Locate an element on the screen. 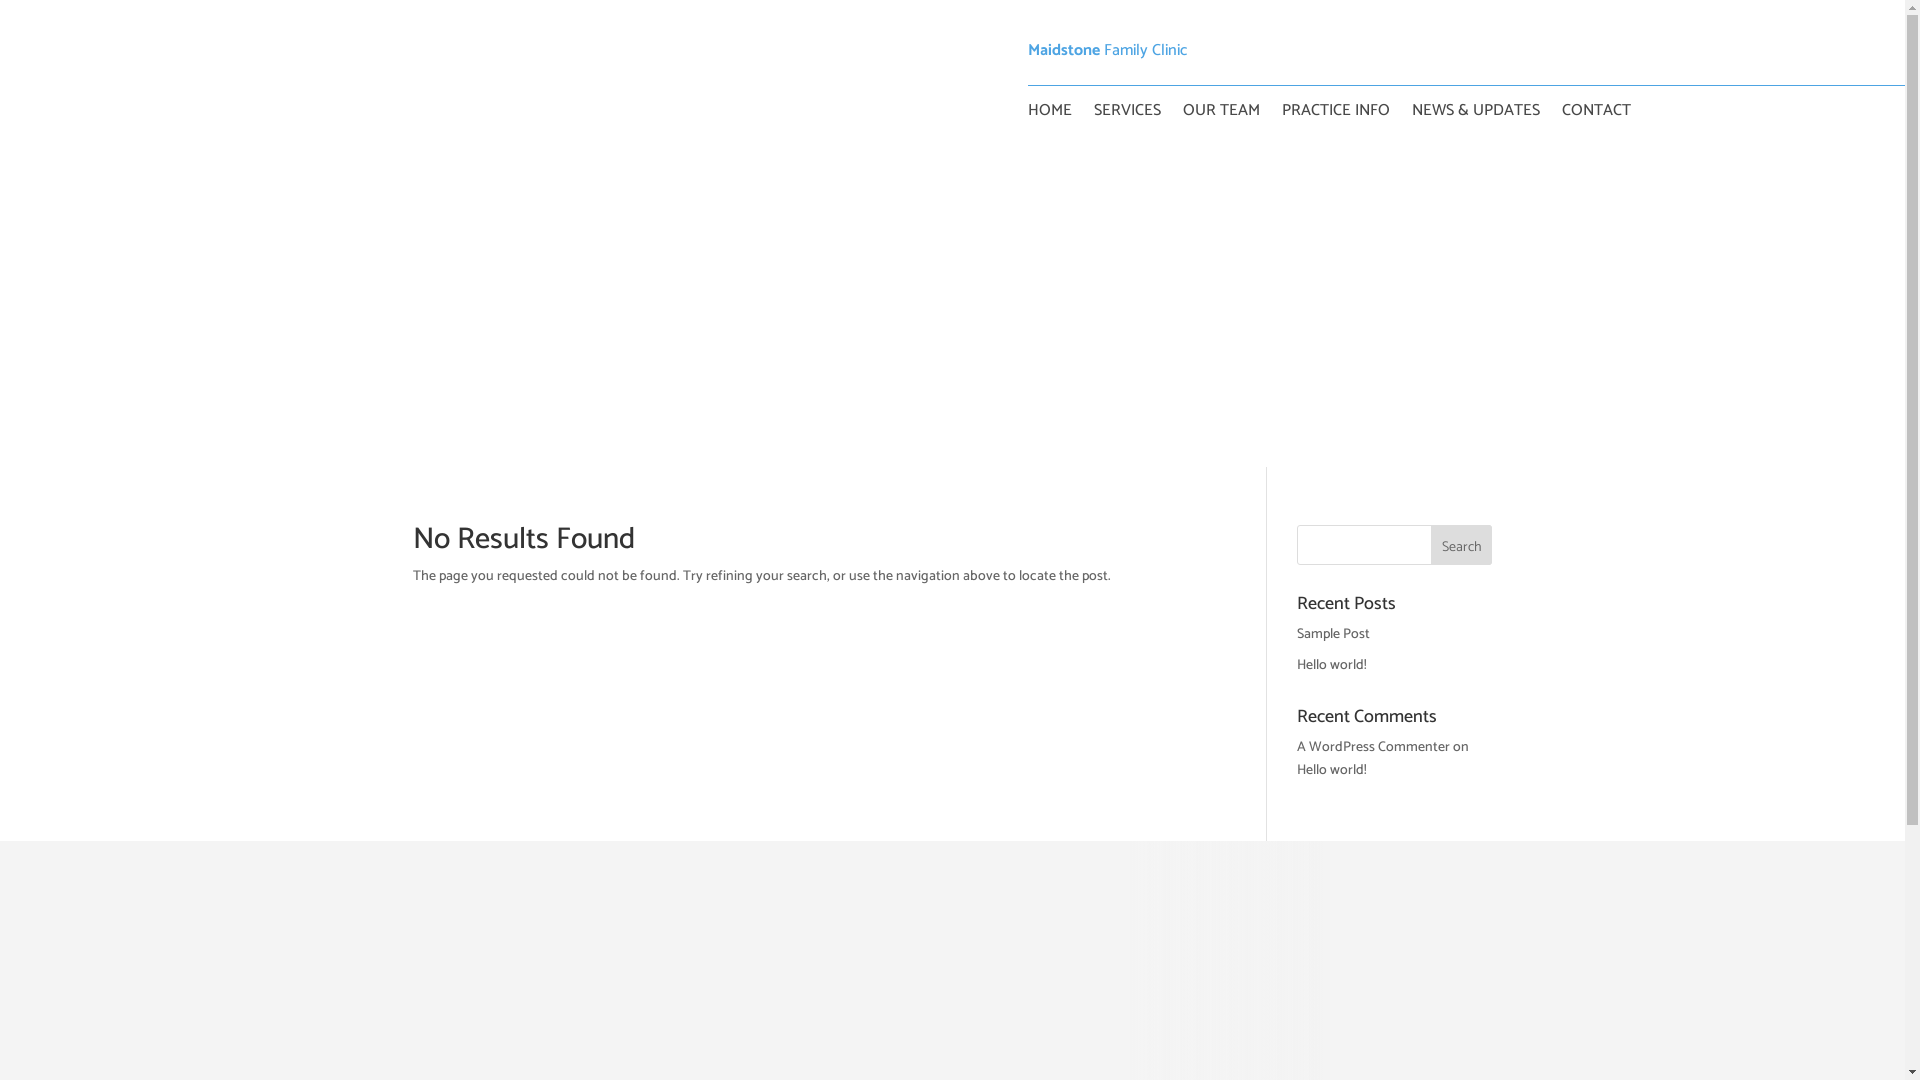 The height and width of the screenshot is (1080, 1920). 'OUR TEAM' is located at coordinates (1219, 115).